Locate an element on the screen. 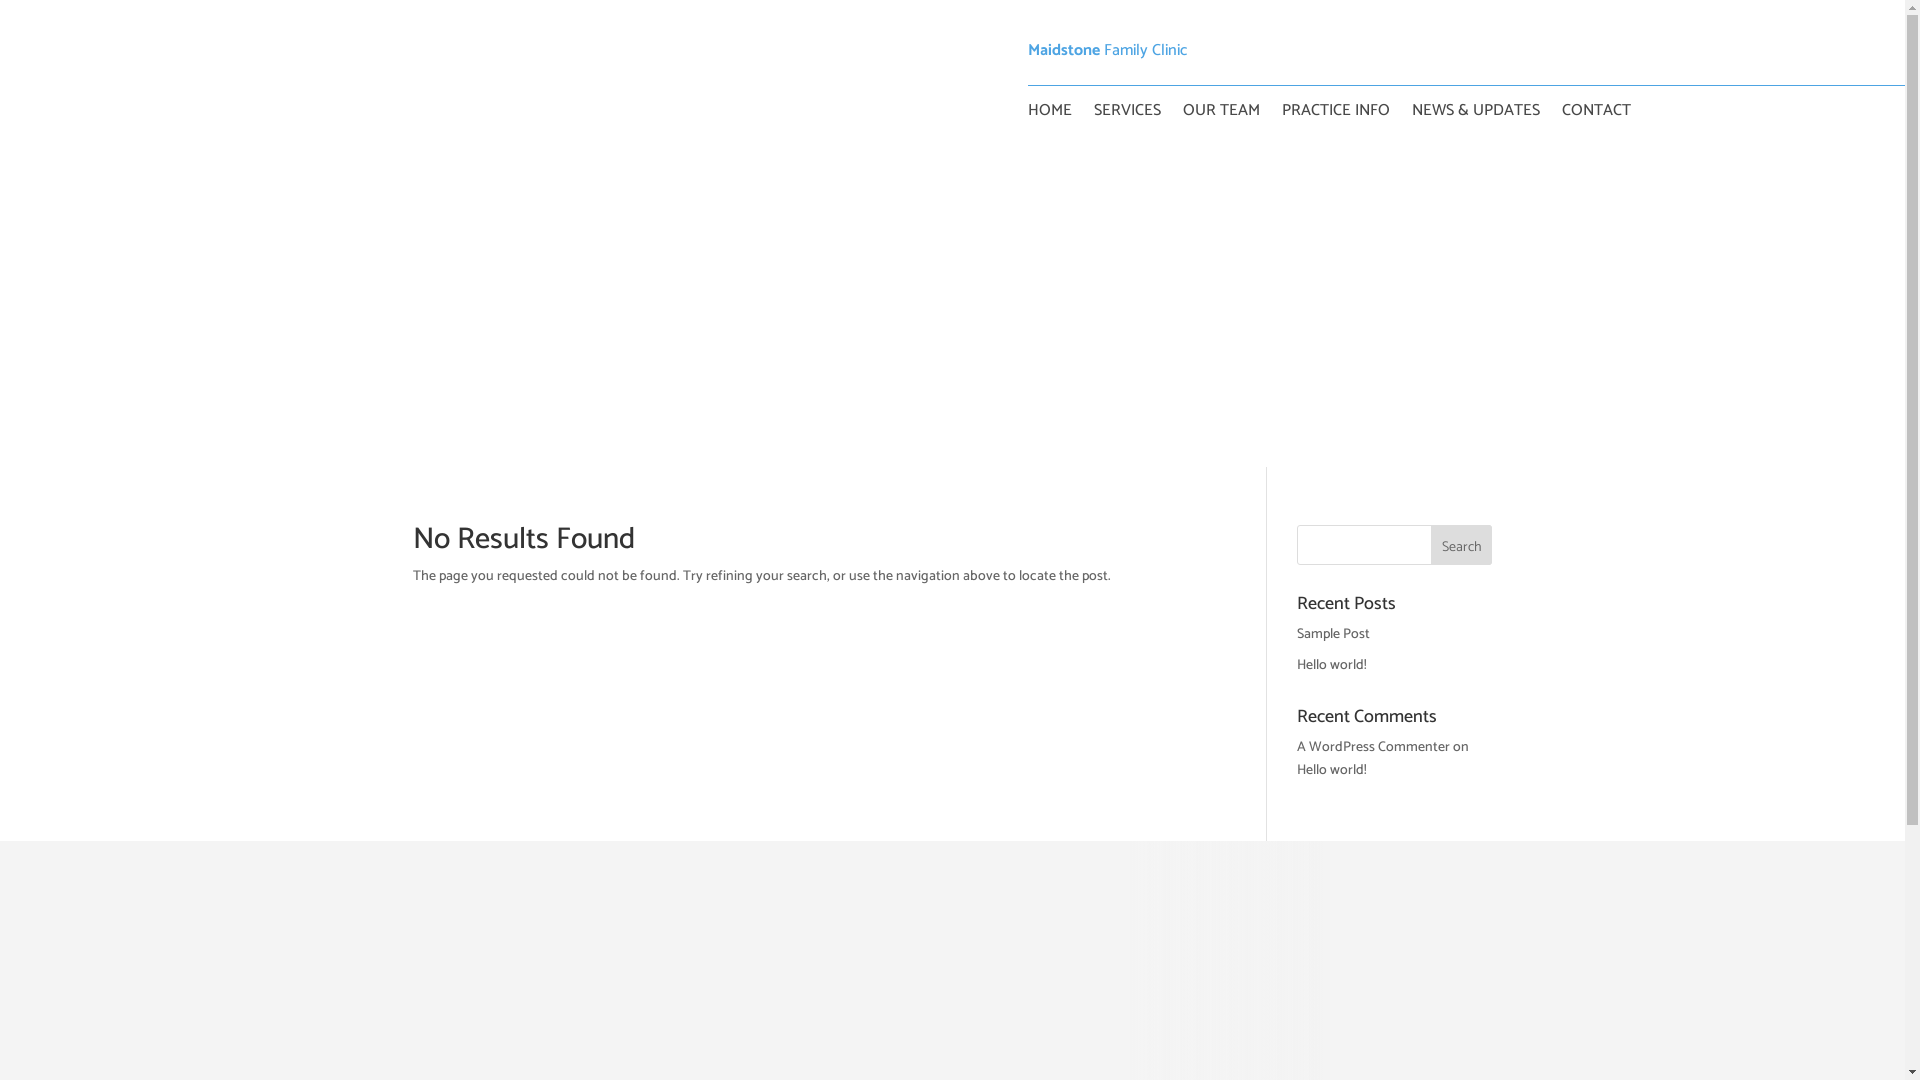 The height and width of the screenshot is (1080, 1920). 'OUR TEAM' is located at coordinates (1219, 115).